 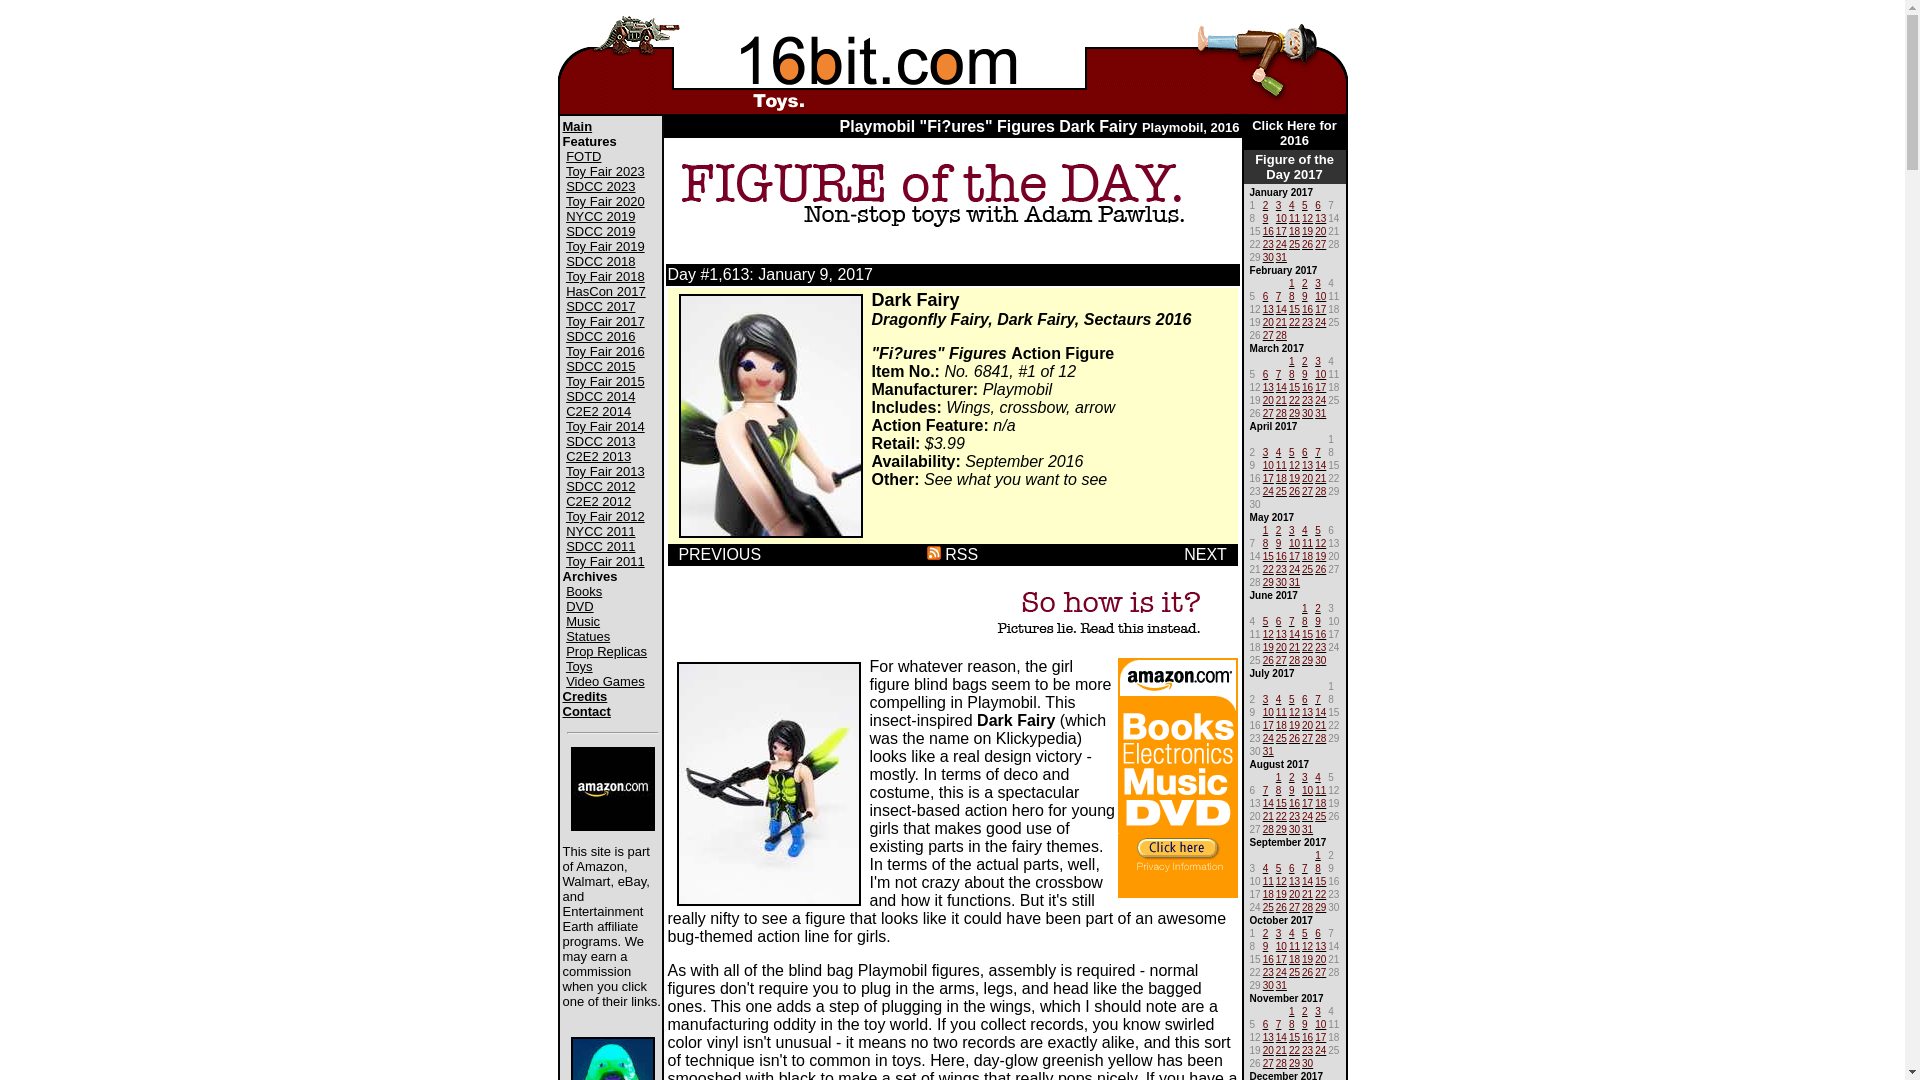 I want to click on 'Contact', so click(x=560, y=710).